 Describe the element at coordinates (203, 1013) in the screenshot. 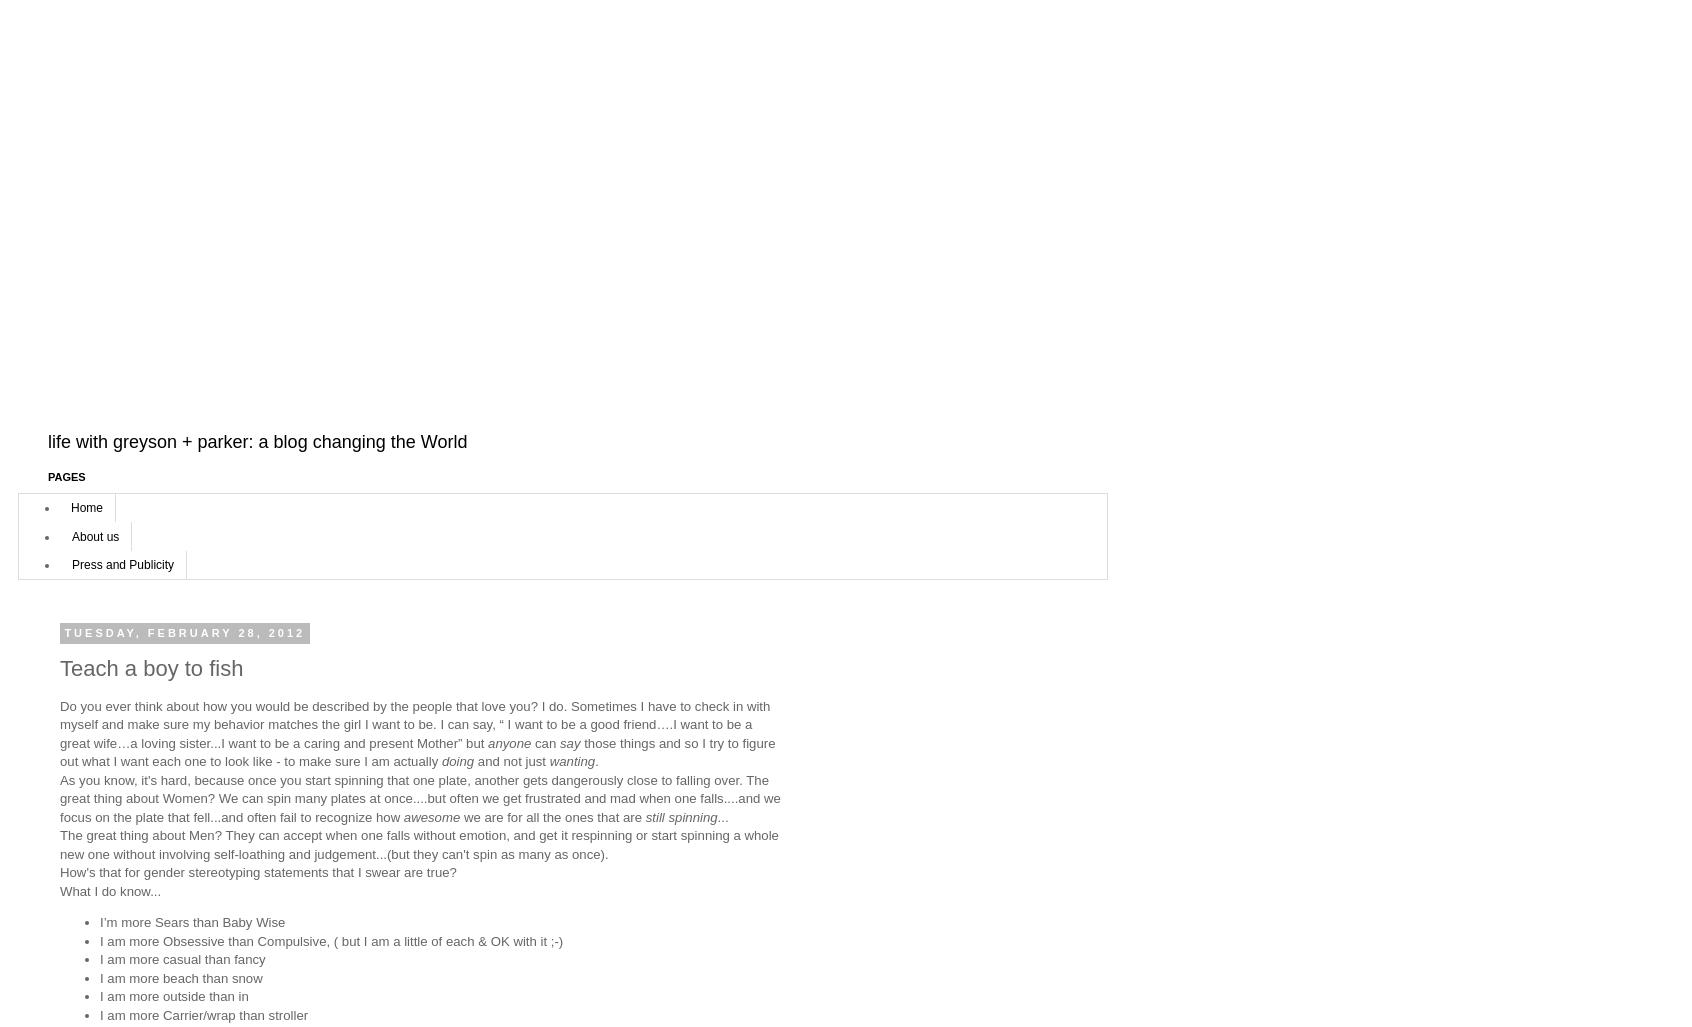

I see `'I am more Carrier/wrap than stroller'` at that location.